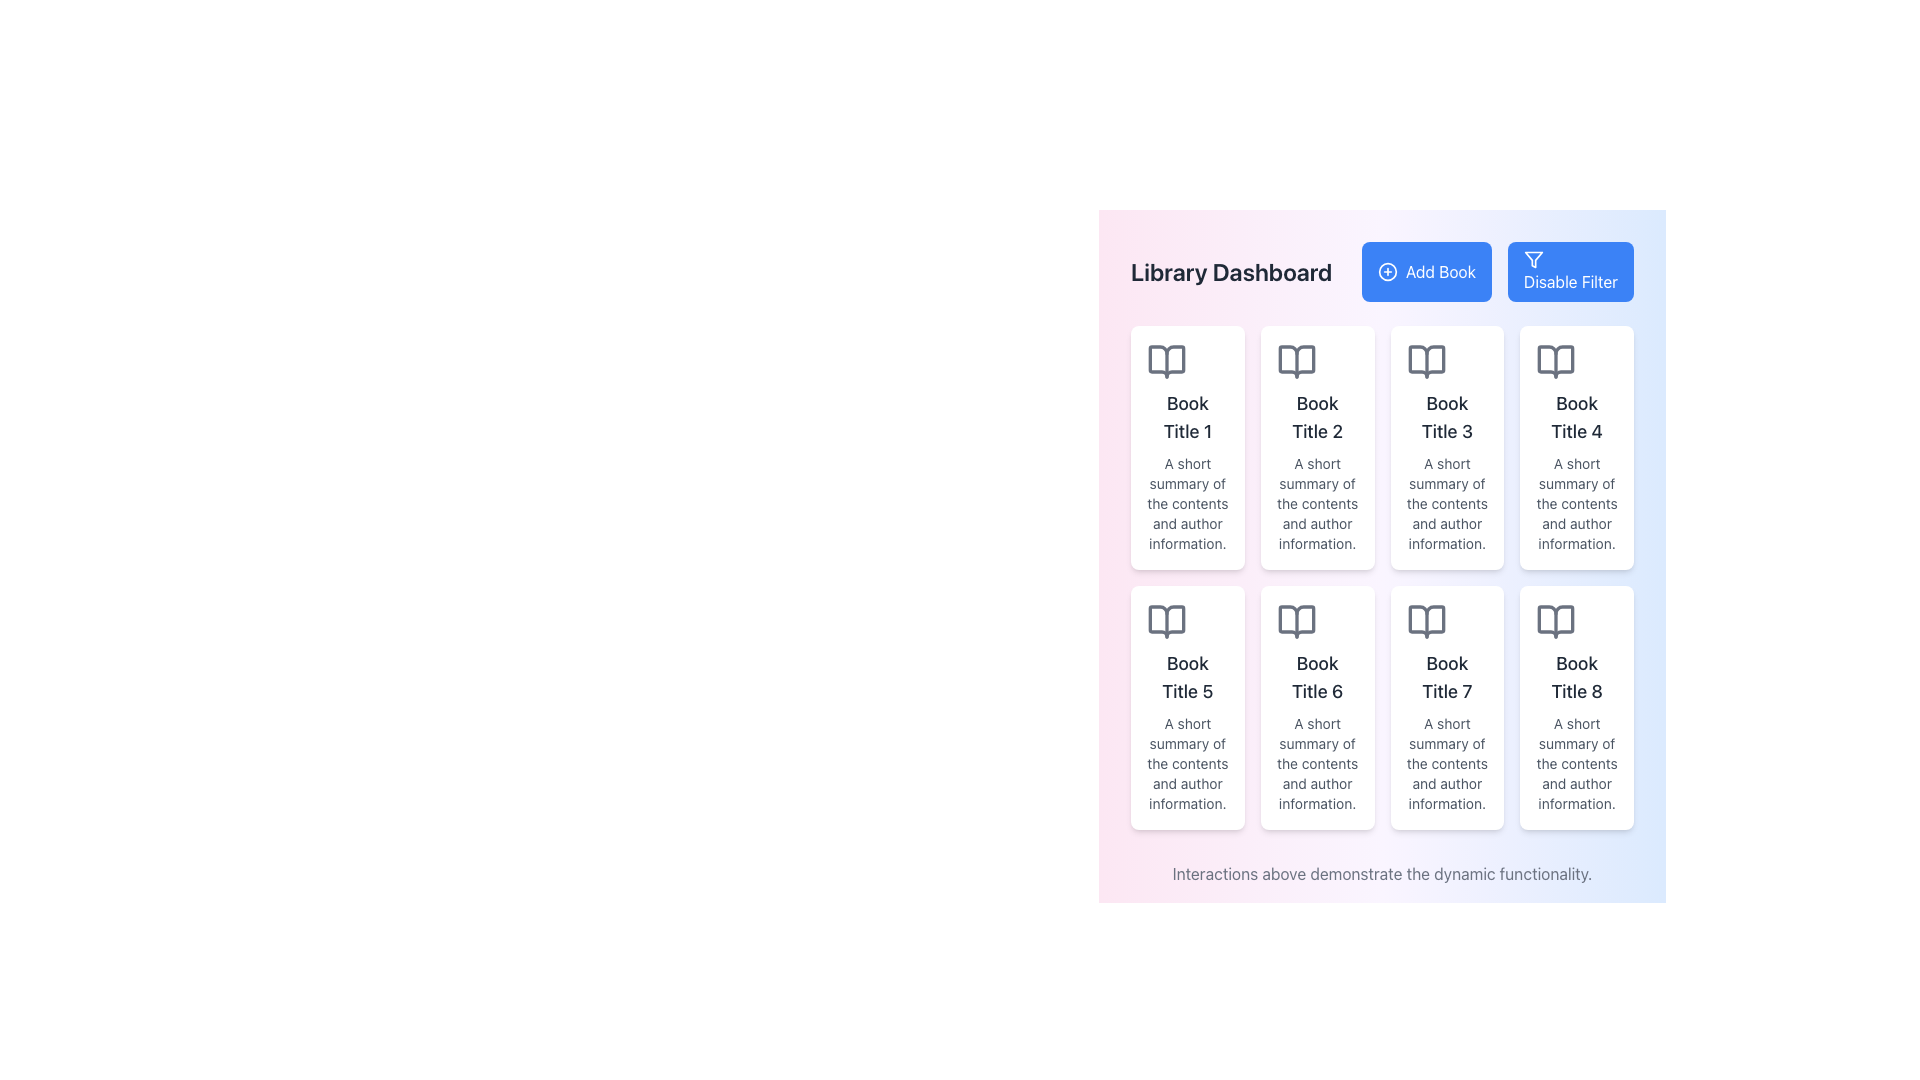 This screenshot has height=1080, width=1920. What do you see at coordinates (1576, 707) in the screenshot?
I see `the Information Card displaying 'Book Title 8' in the bottom-right corner of the library dashboard` at bounding box center [1576, 707].